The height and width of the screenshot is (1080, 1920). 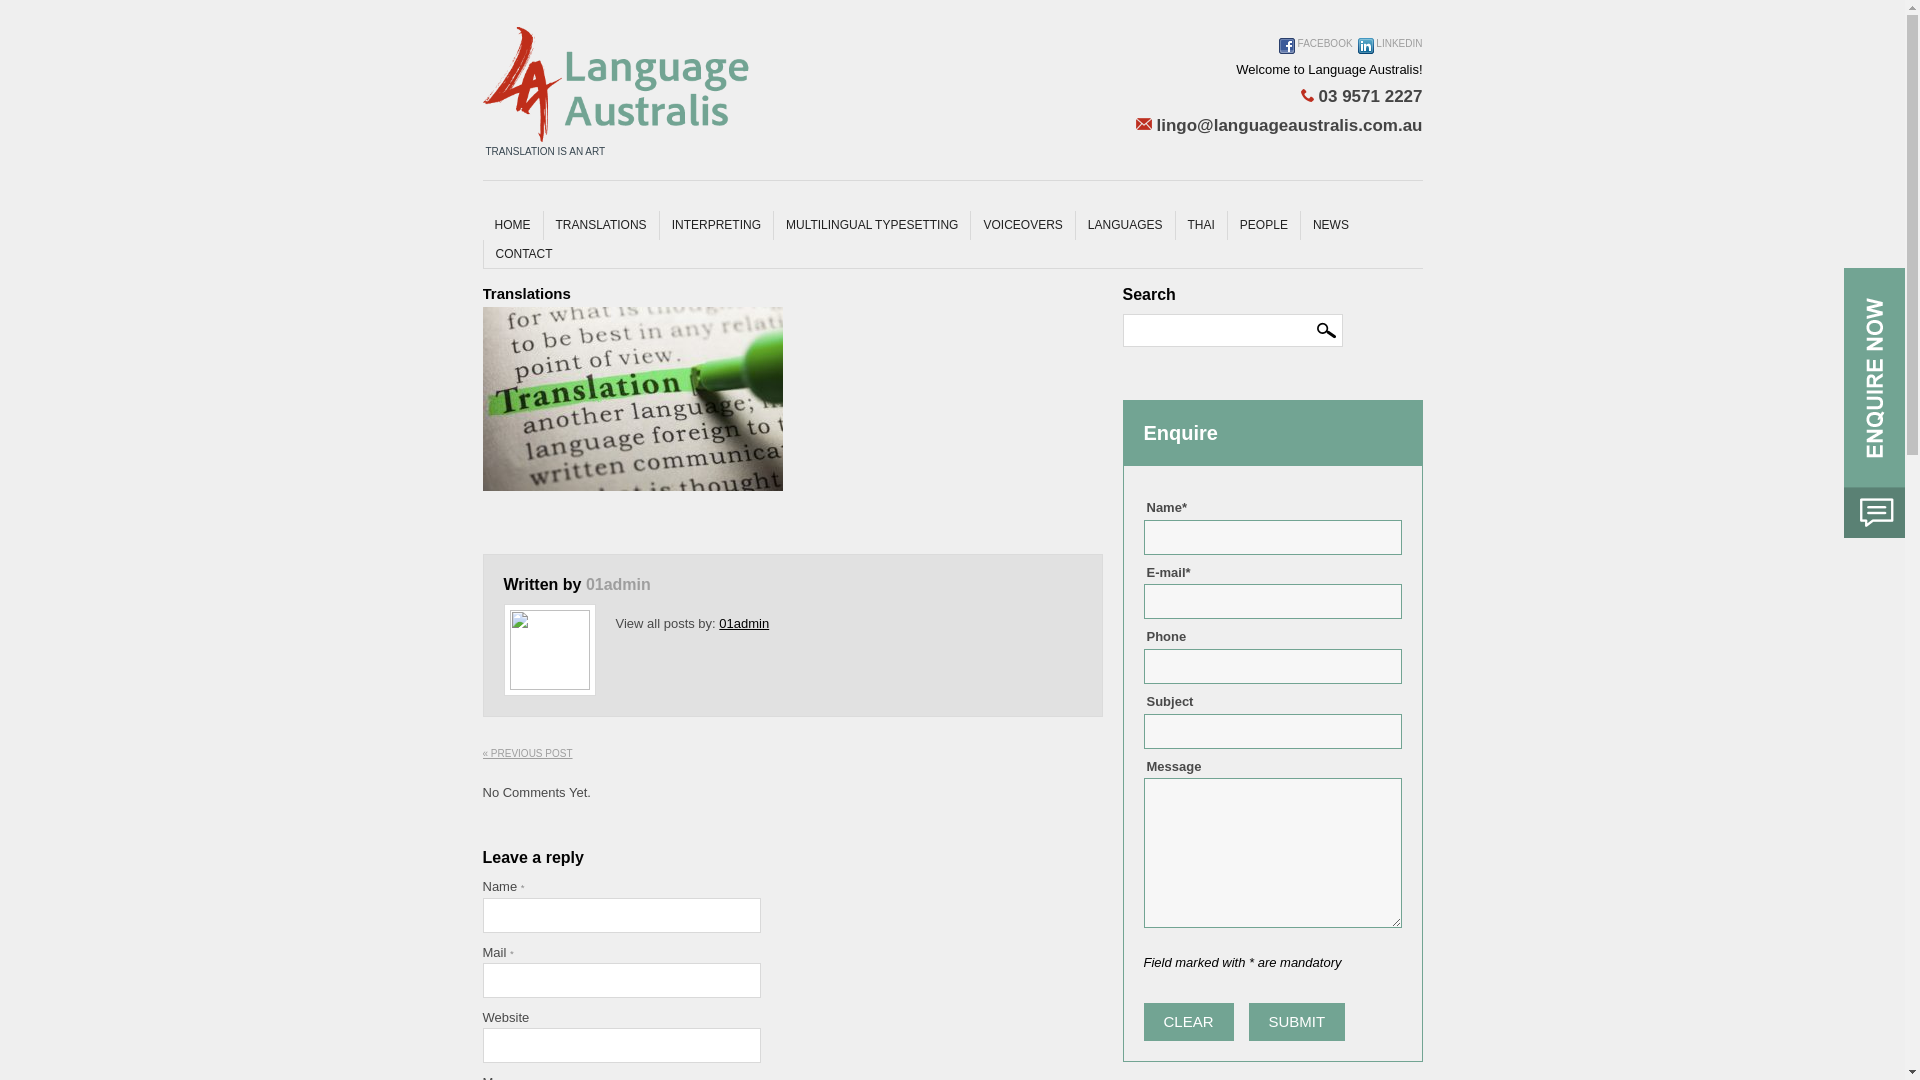 What do you see at coordinates (614, 83) in the screenshot?
I see `'Translation is an Art'` at bounding box center [614, 83].